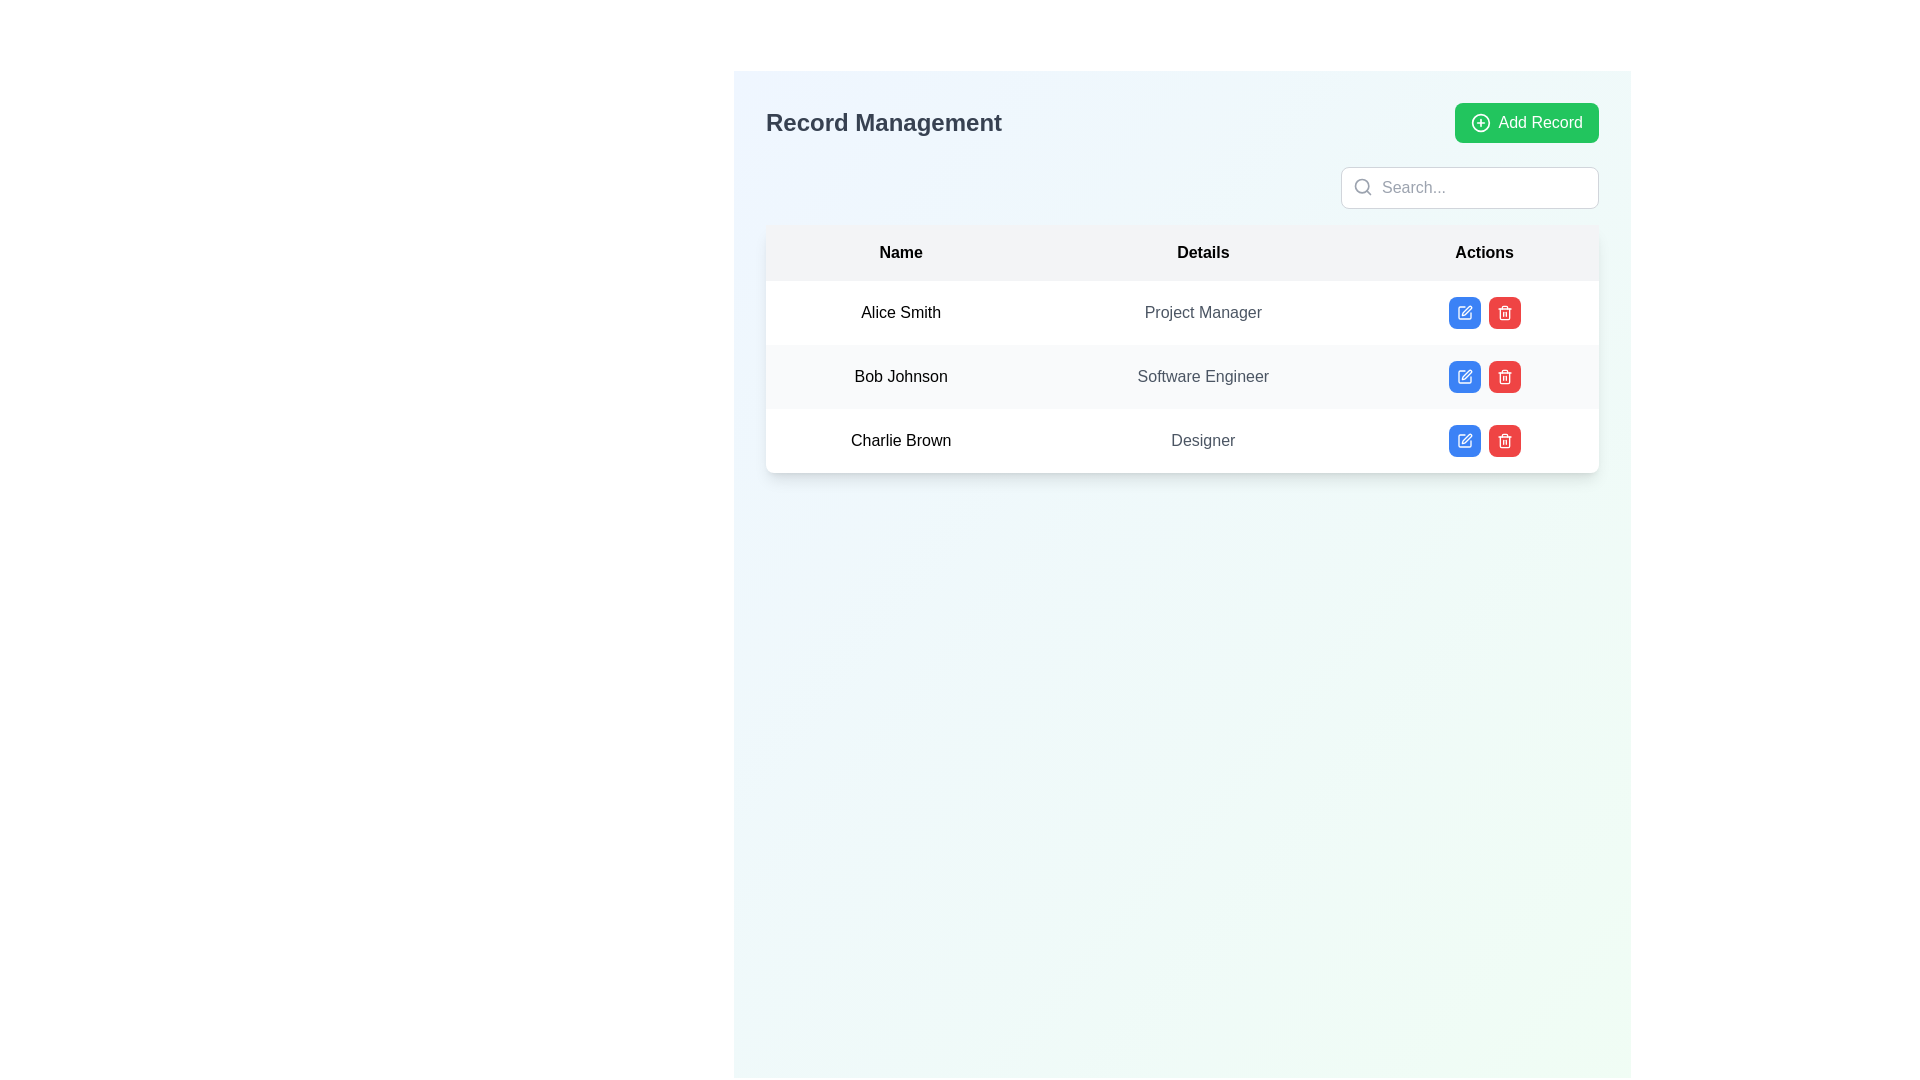 This screenshot has height=1080, width=1920. Describe the element at coordinates (1202, 377) in the screenshot. I see `the static text label displaying 'Software Engineer' located in the second row under the 'Details' column beside the 'Bob Johnson' name entry` at that location.